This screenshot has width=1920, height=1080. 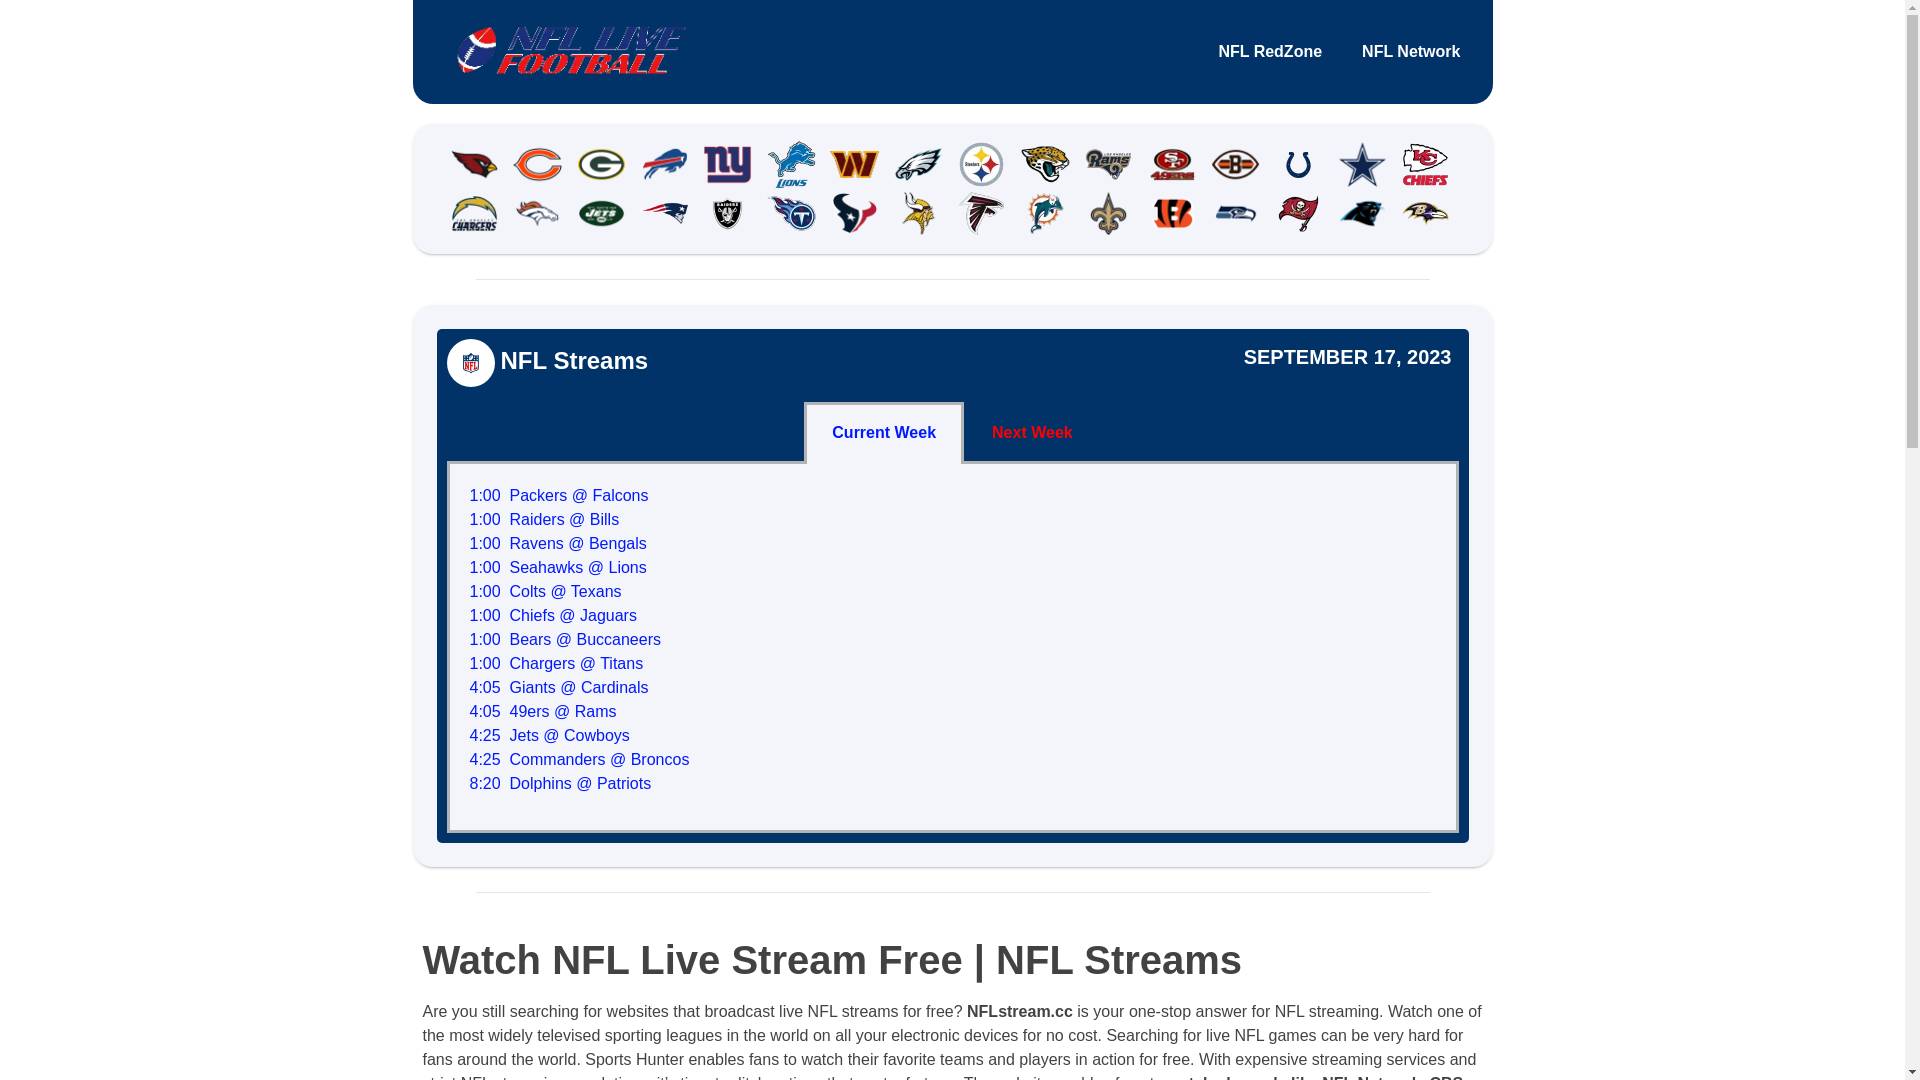 I want to click on 'Chiefs @ Jaguars', so click(x=572, y=614).